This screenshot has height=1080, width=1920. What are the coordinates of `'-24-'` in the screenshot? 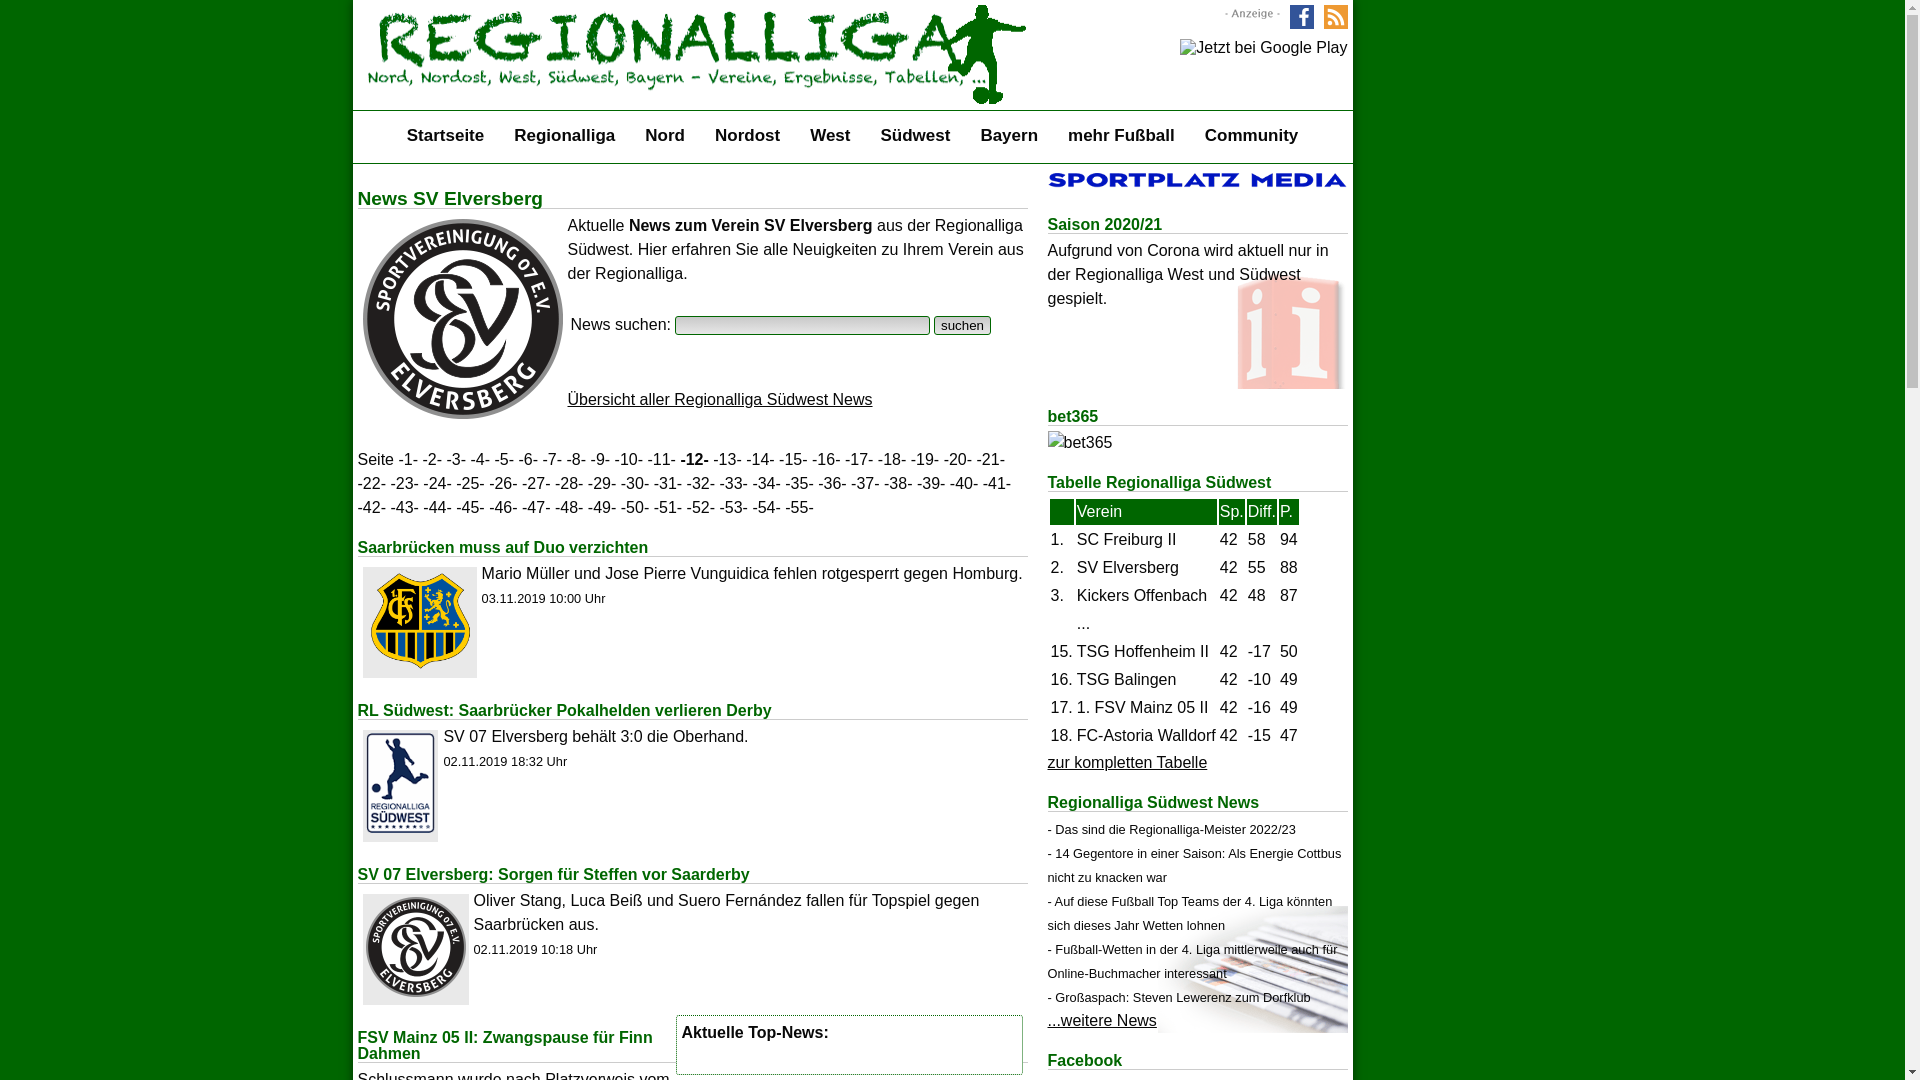 It's located at (435, 483).